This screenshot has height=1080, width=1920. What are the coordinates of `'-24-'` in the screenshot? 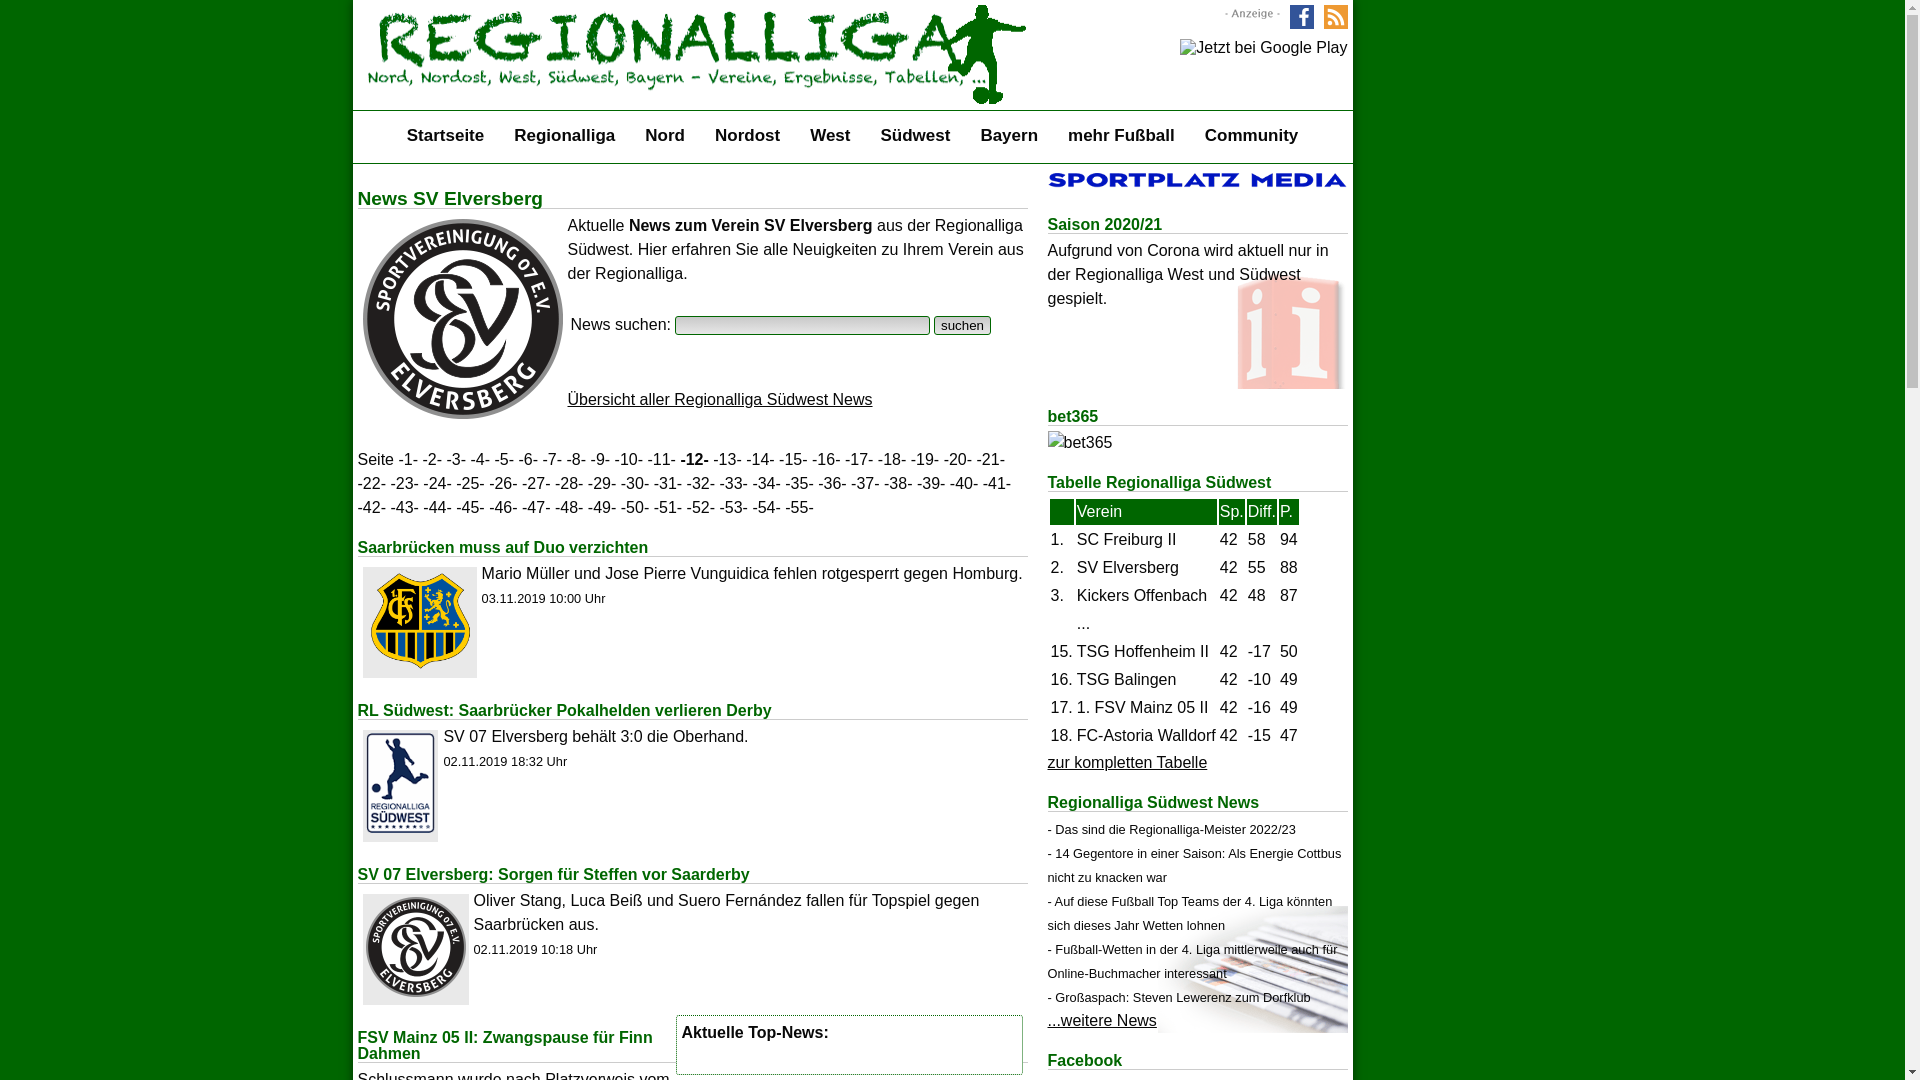 It's located at (435, 483).